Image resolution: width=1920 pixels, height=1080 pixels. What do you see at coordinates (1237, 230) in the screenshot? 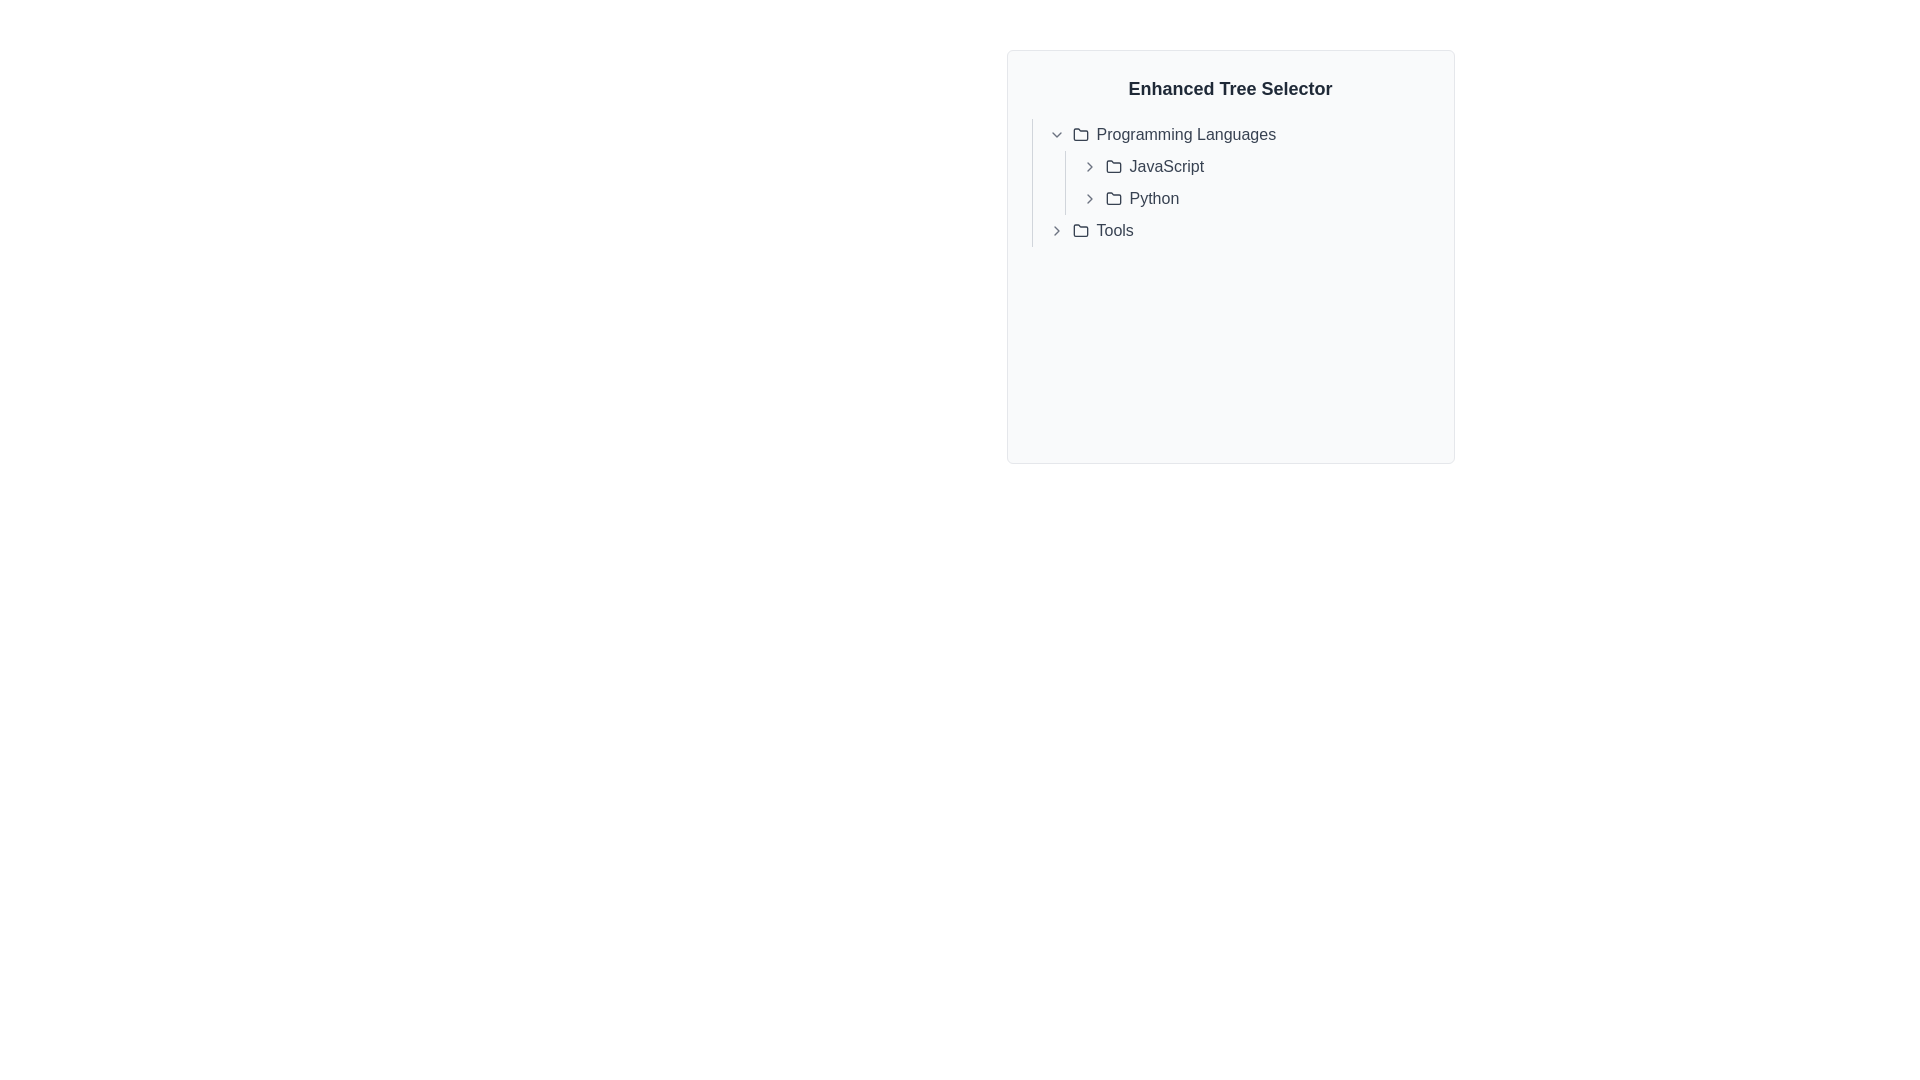
I see `the last tree node element in the hierarchical tree view` at bounding box center [1237, 230].